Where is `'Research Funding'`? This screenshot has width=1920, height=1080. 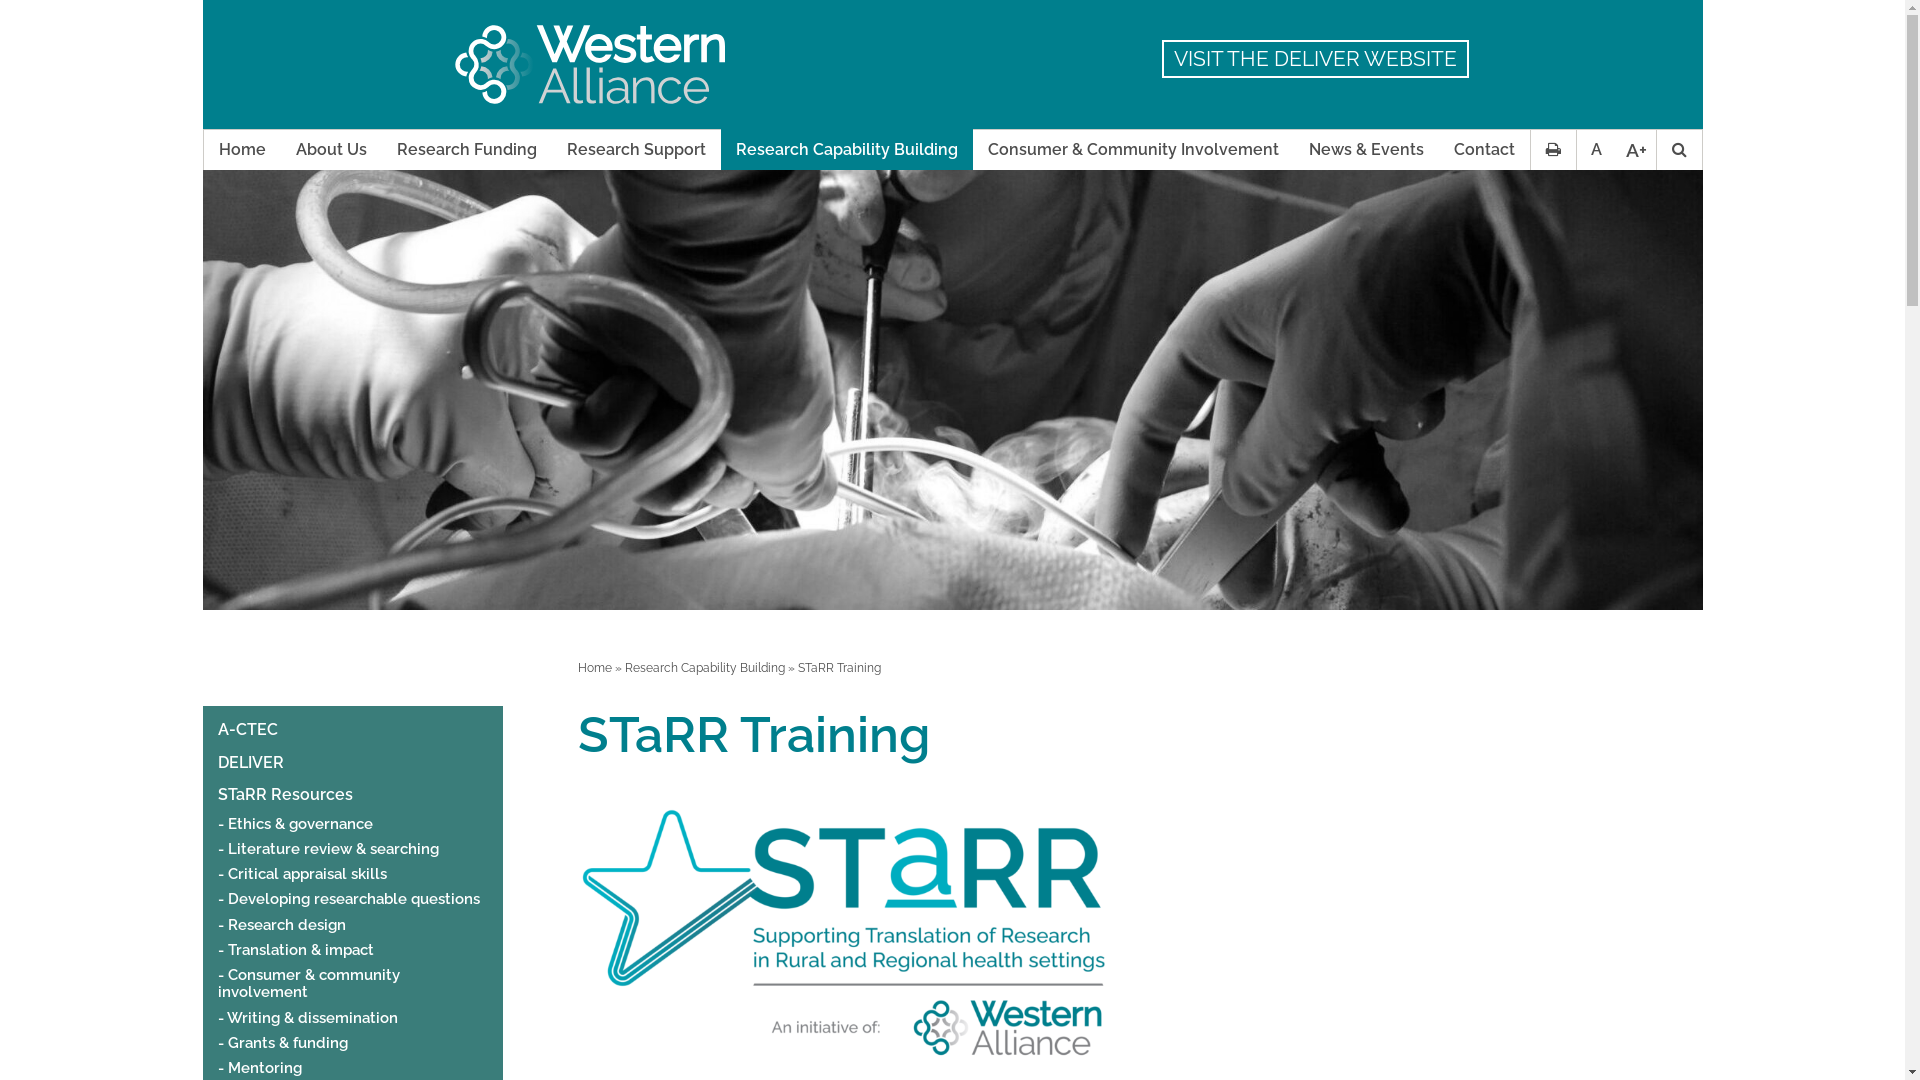 'Research Funding' is located at coordinates (465, 149).